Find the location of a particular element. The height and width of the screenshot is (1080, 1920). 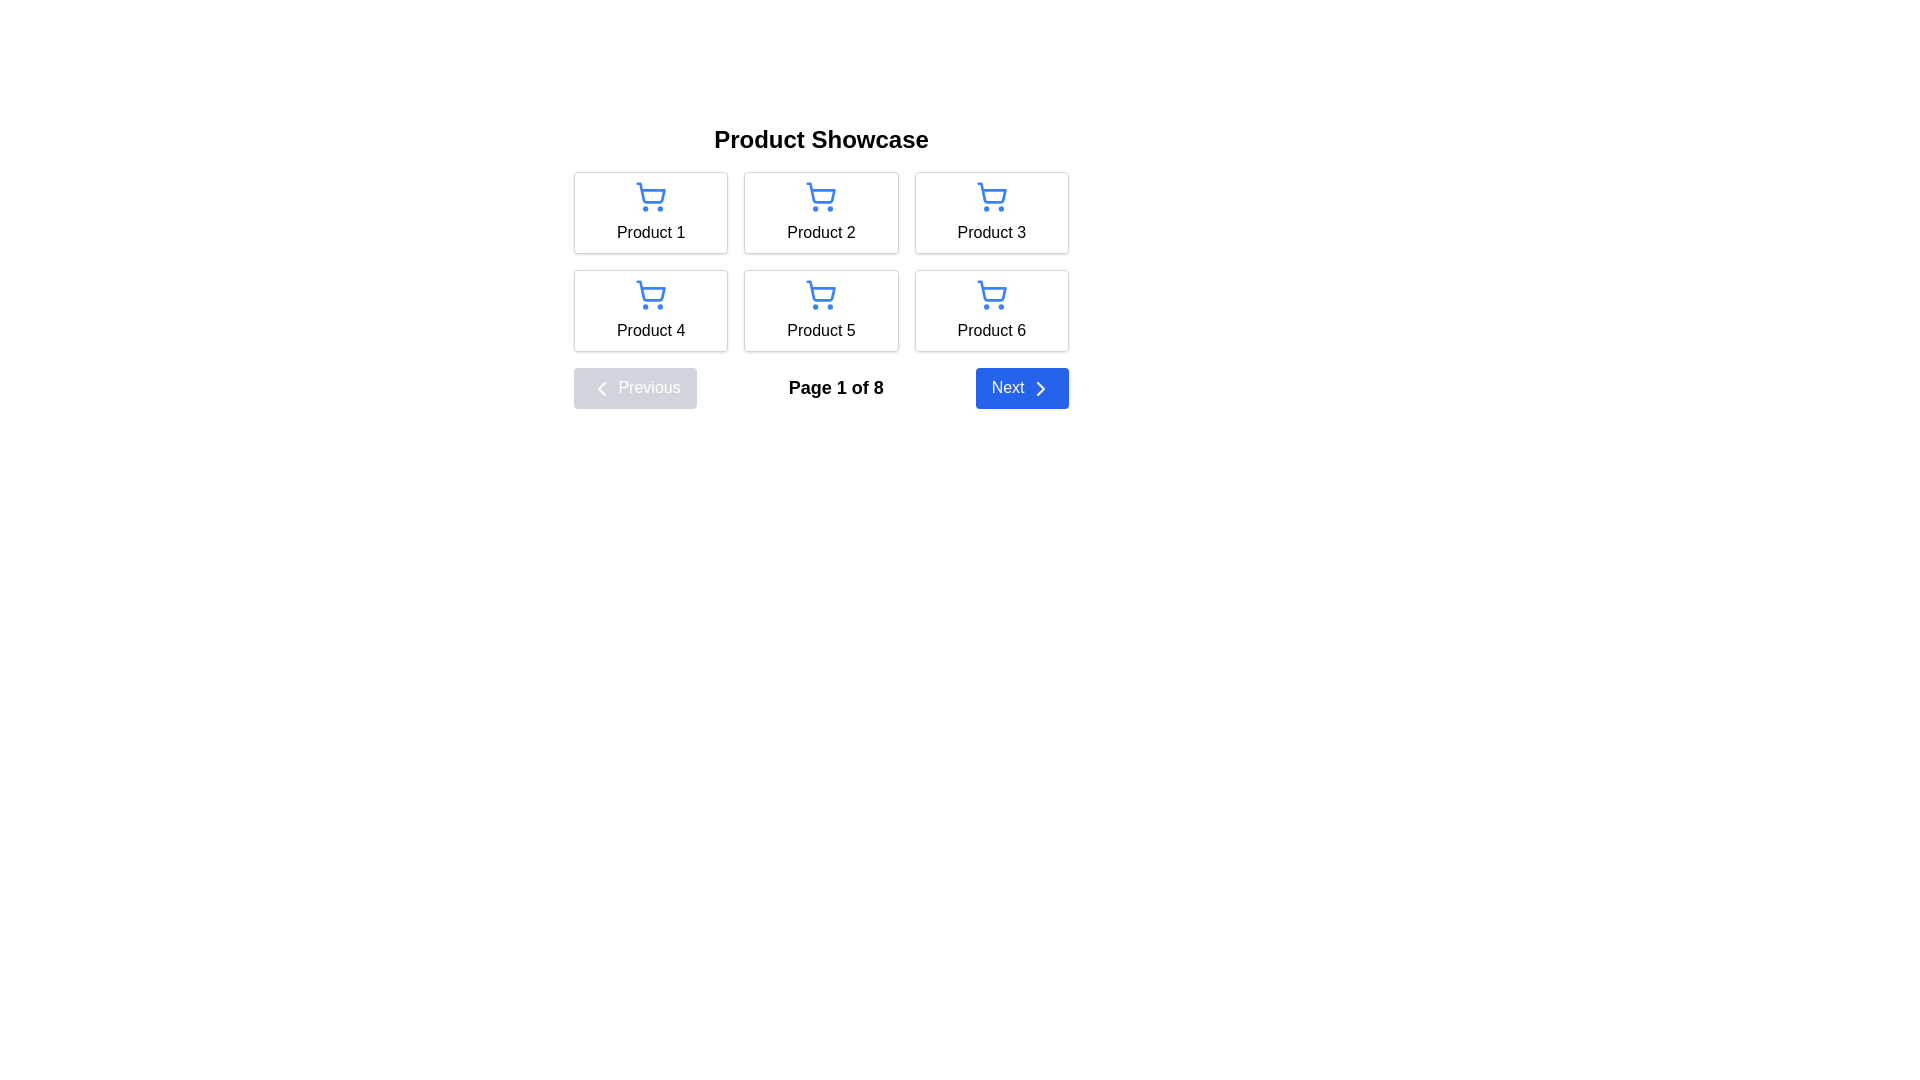

the 'Next' button, which is visually represented by an SVG icon indicating the function to proceed to the next page, located at the bottom-right of the interface is located at coordinates (1040, 388).